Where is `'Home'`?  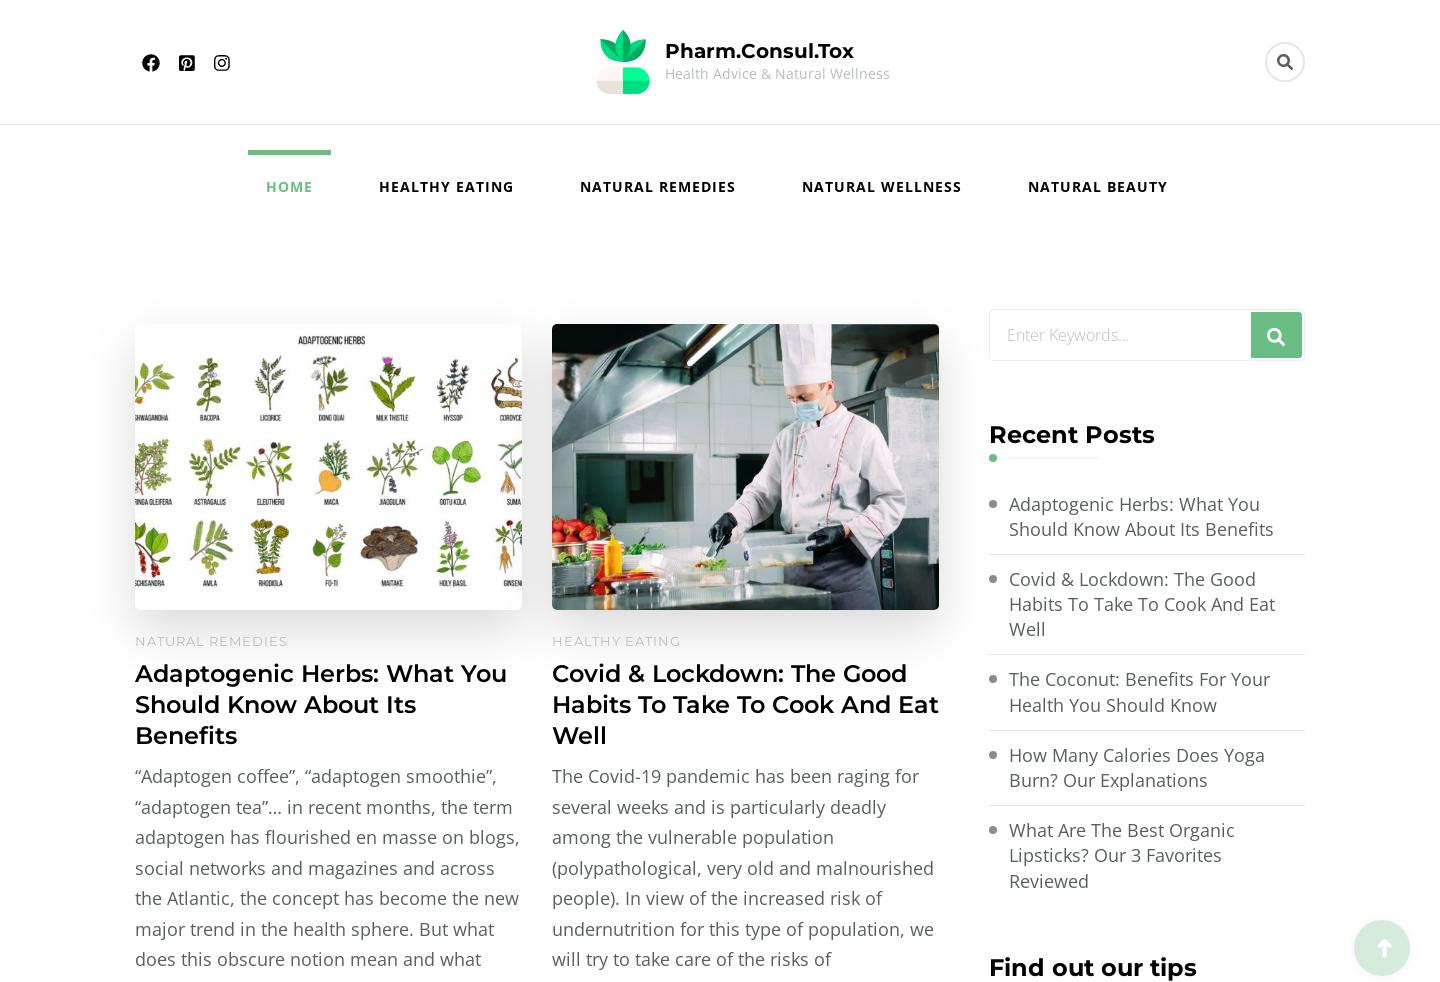
'Home' is located at coordinates (287, 185).